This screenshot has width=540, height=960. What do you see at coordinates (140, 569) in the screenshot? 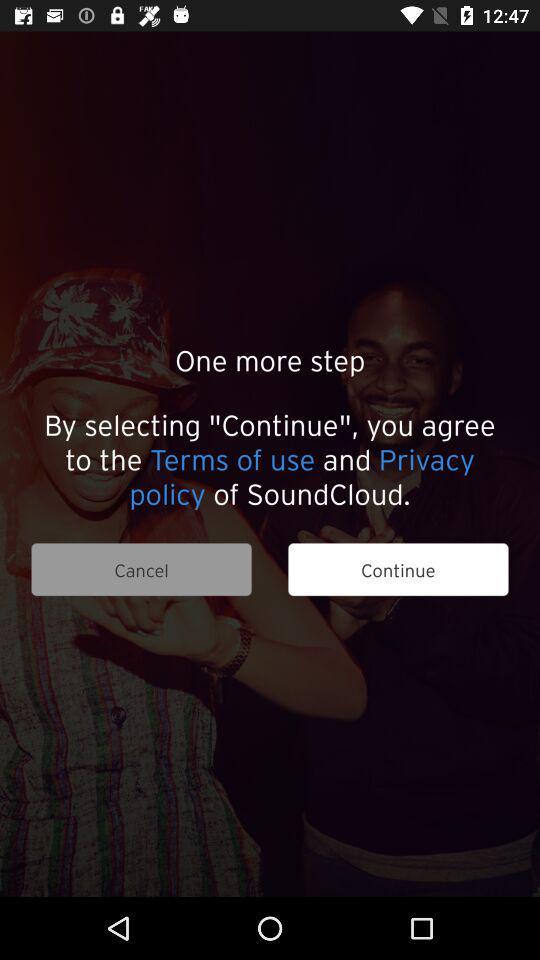
I see `item next to the continue item` at bounding box center [140, 569].